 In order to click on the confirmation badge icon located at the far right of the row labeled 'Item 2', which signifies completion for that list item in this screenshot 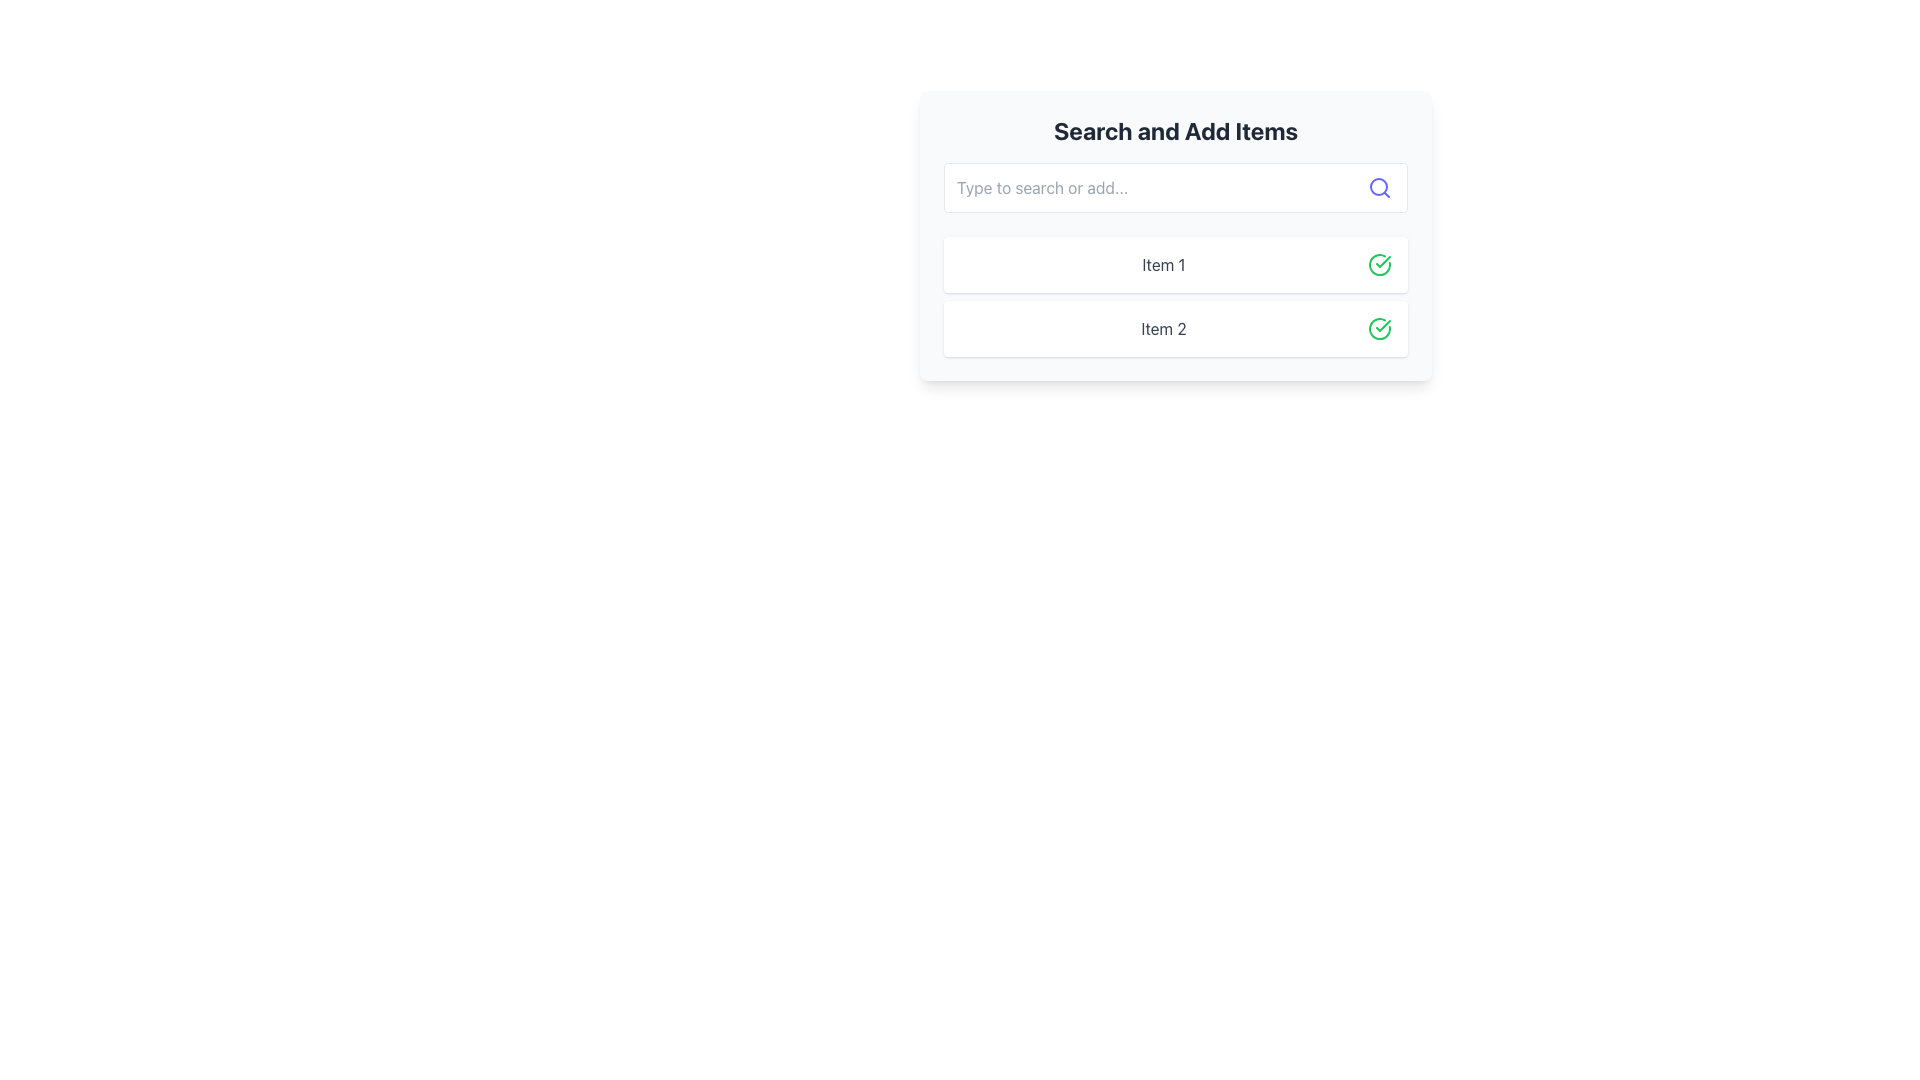, I will do `click(1379, 327)`.